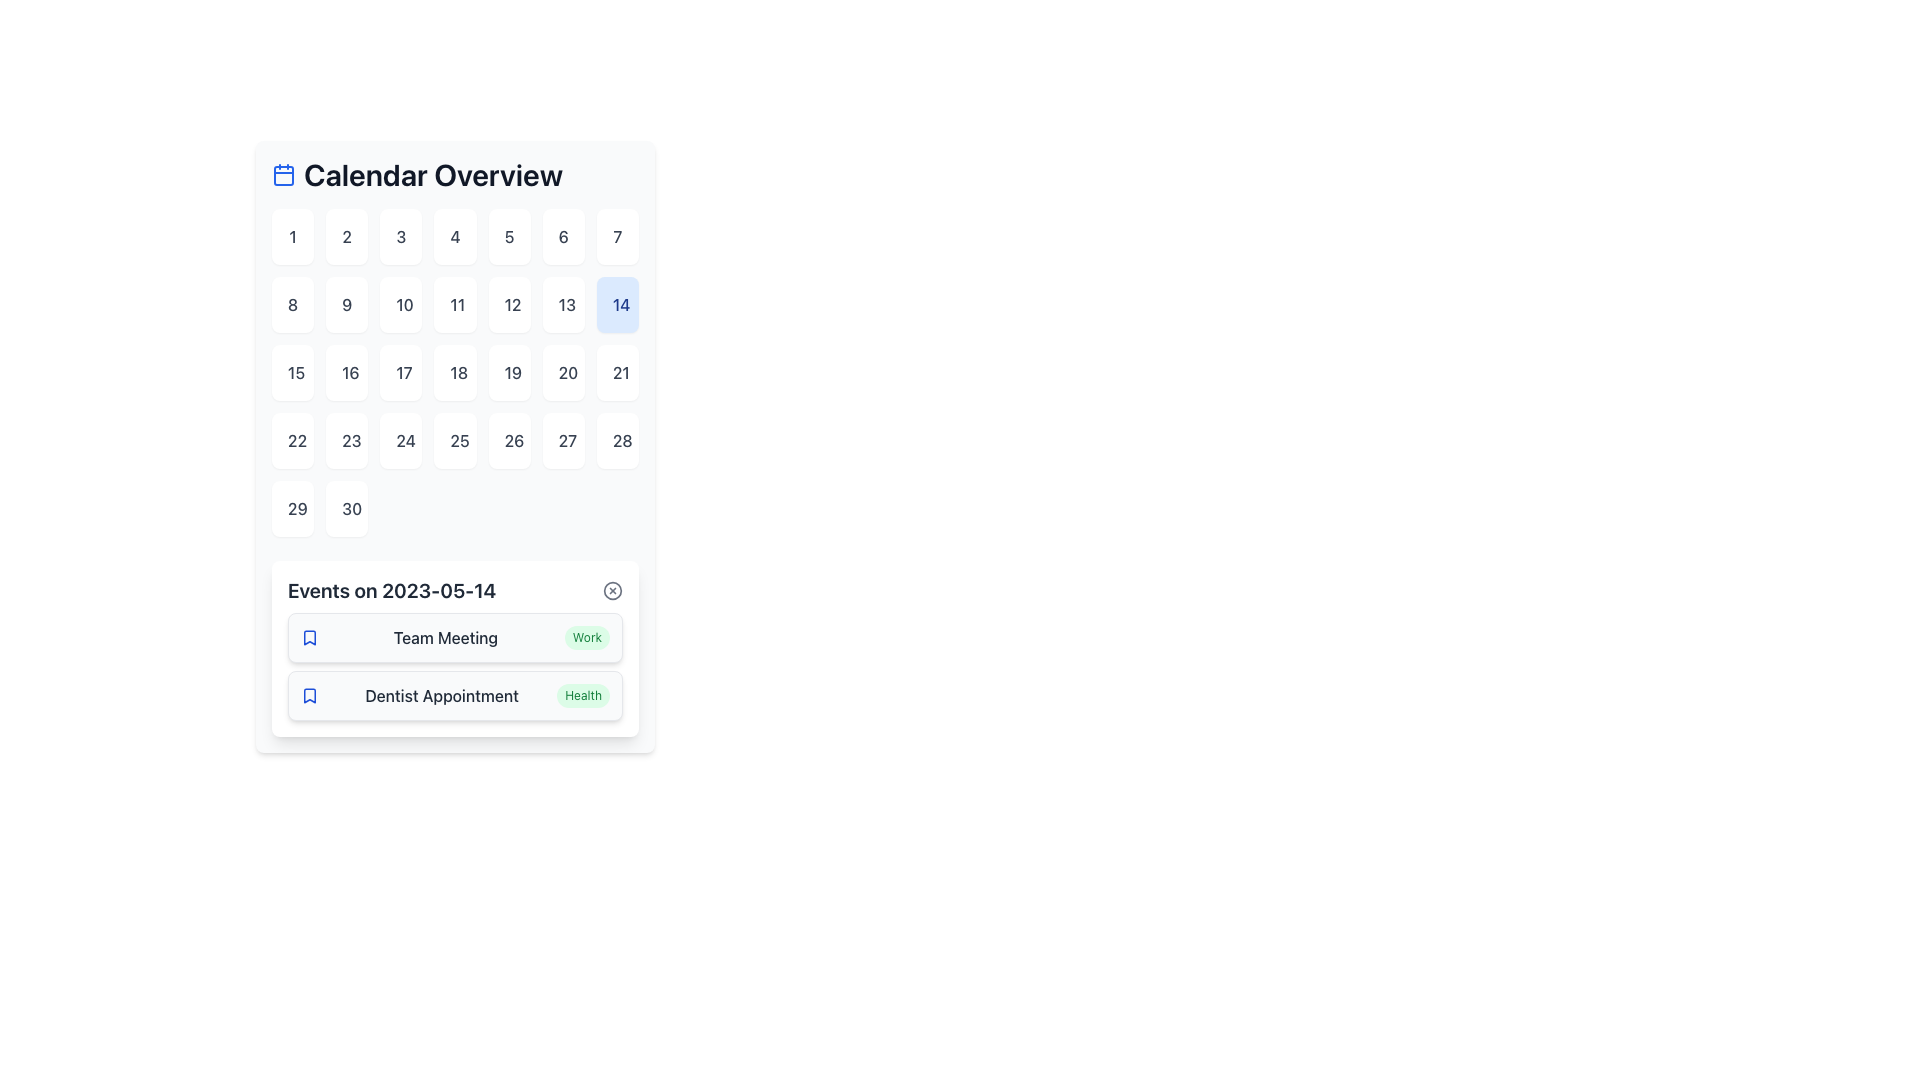 This screenshot has width=1920, height=1080. I want to click on the button labeled '23', so click(347, 439).